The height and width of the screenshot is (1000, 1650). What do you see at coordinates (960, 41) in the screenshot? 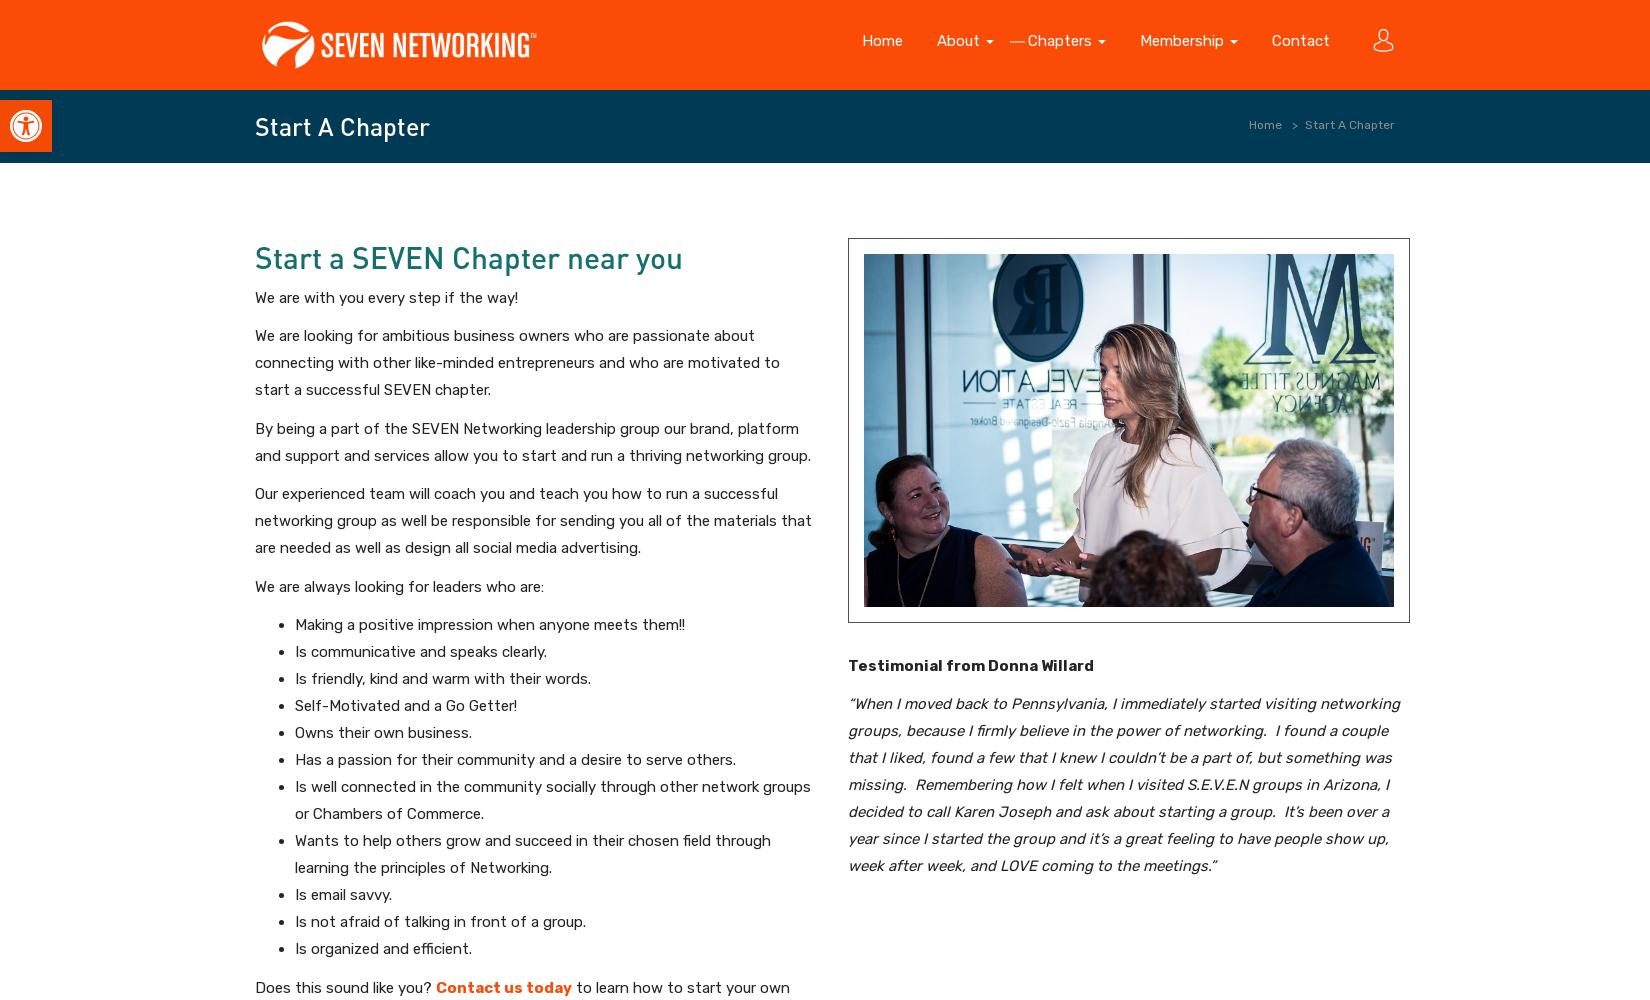
I see `'About'` at bounding box center [960, 41].